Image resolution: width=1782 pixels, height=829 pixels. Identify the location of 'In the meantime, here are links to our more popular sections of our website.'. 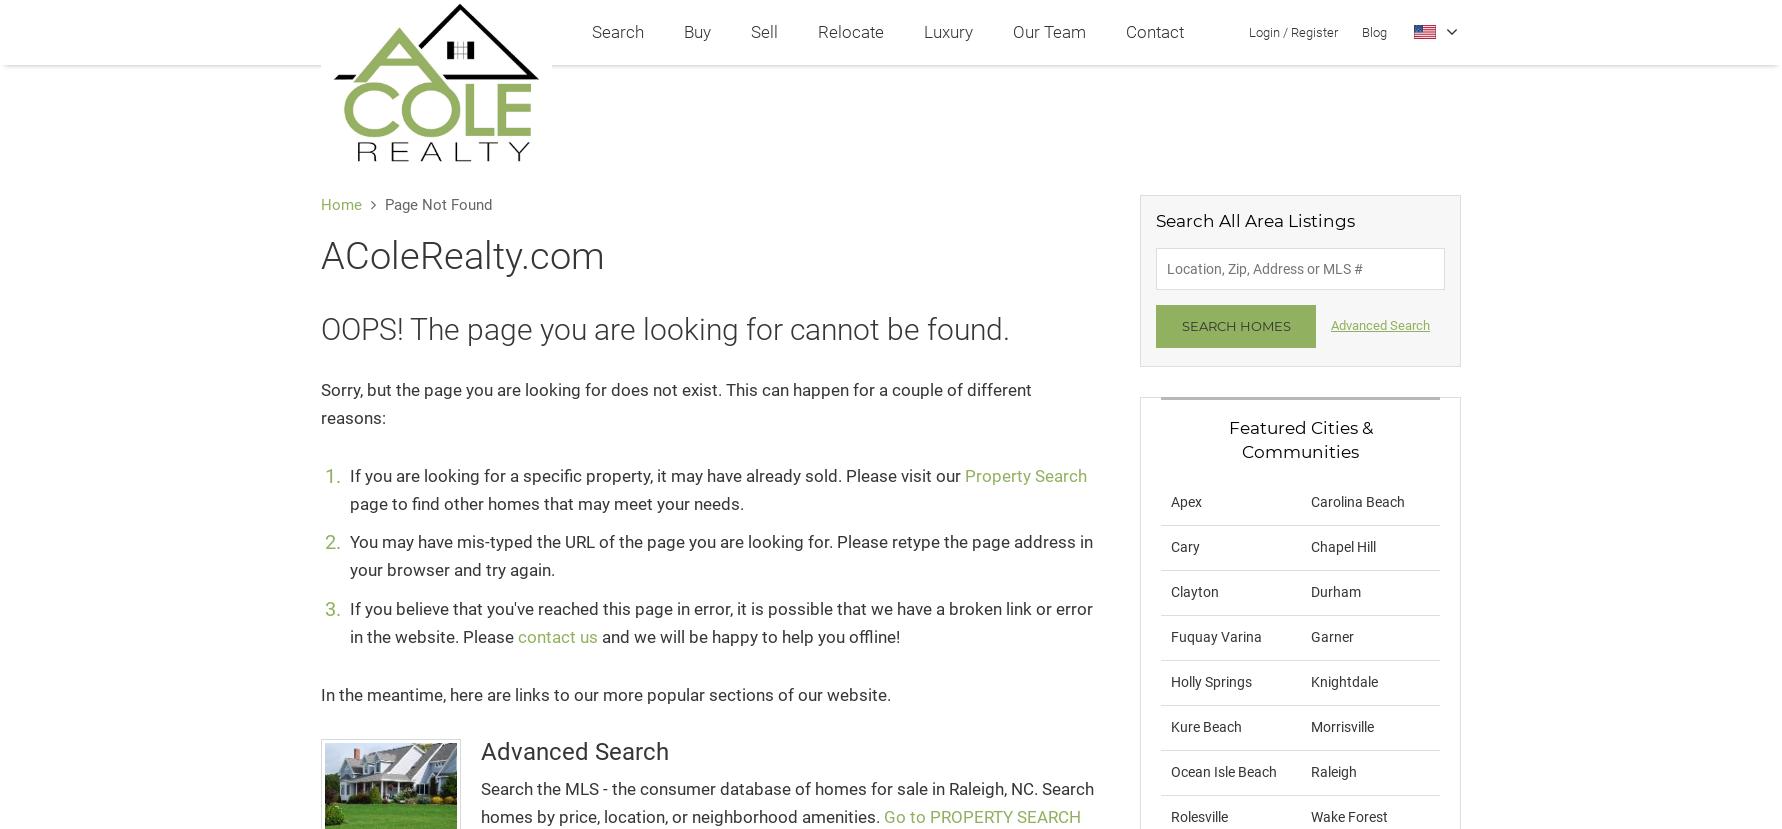
(606, 694).